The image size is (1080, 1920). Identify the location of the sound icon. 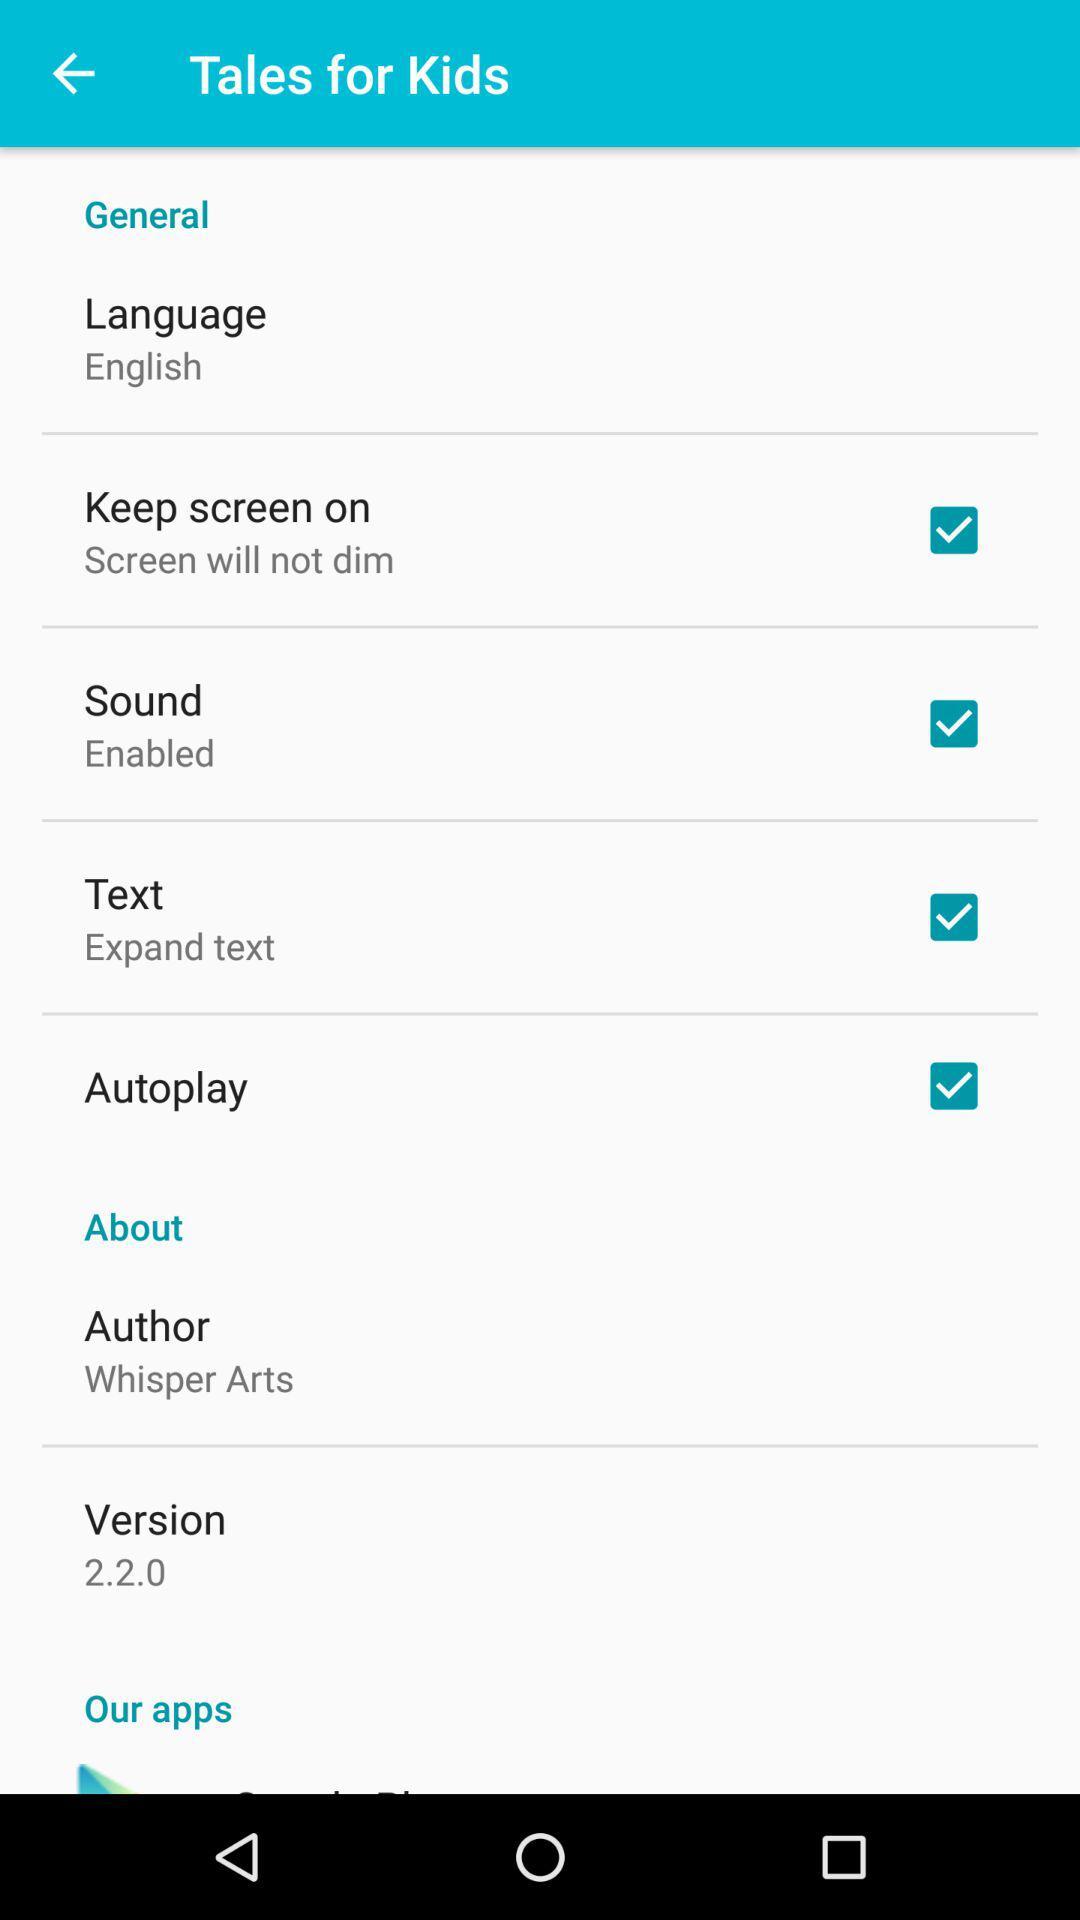
(142, 699).